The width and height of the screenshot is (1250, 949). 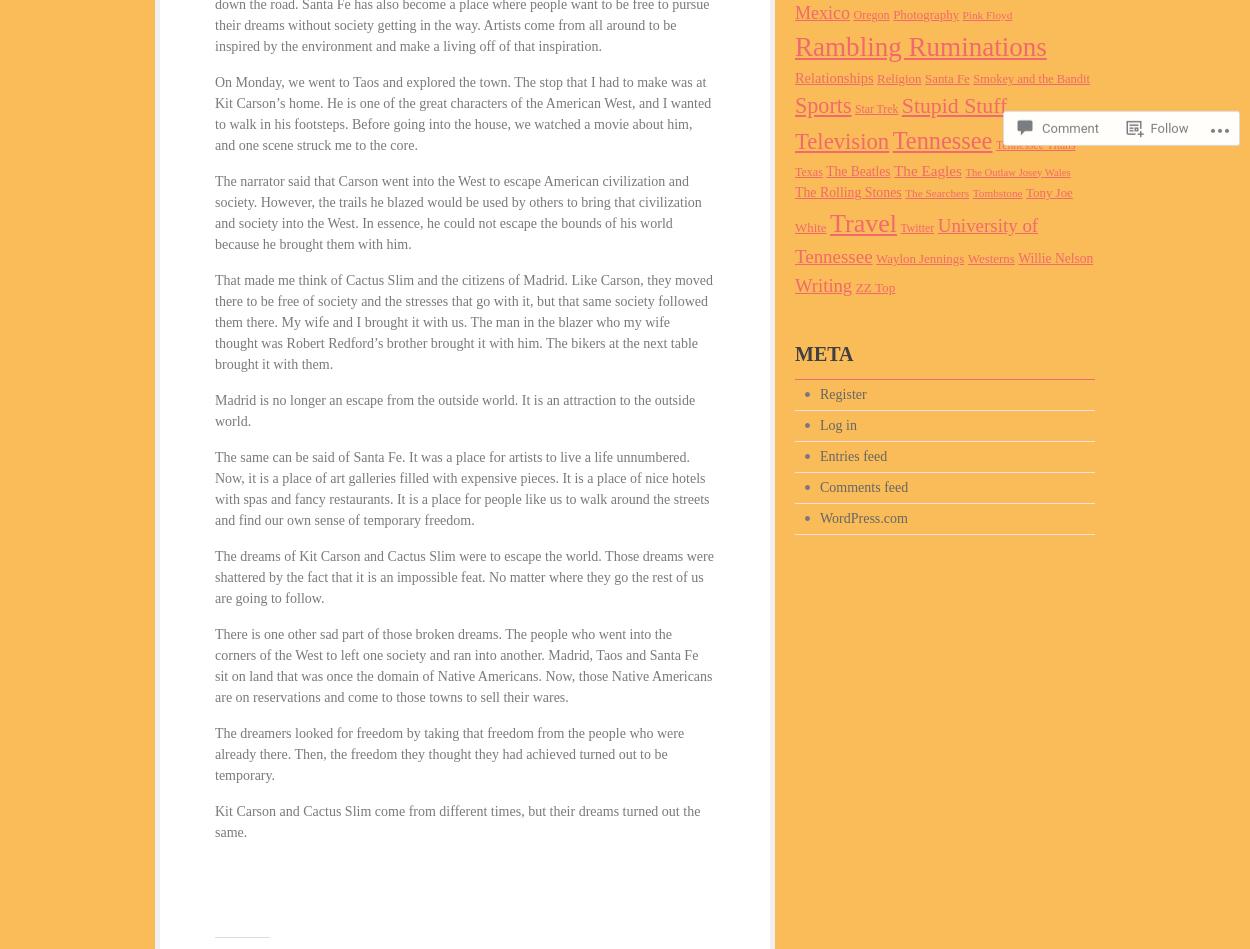 What do you see at coordinates (213, 411) in the screenshot?
I see `'Madrid is no longer an escape from the outside world. It is an attraction to the outside world.'` at bounding box center [213, 411].